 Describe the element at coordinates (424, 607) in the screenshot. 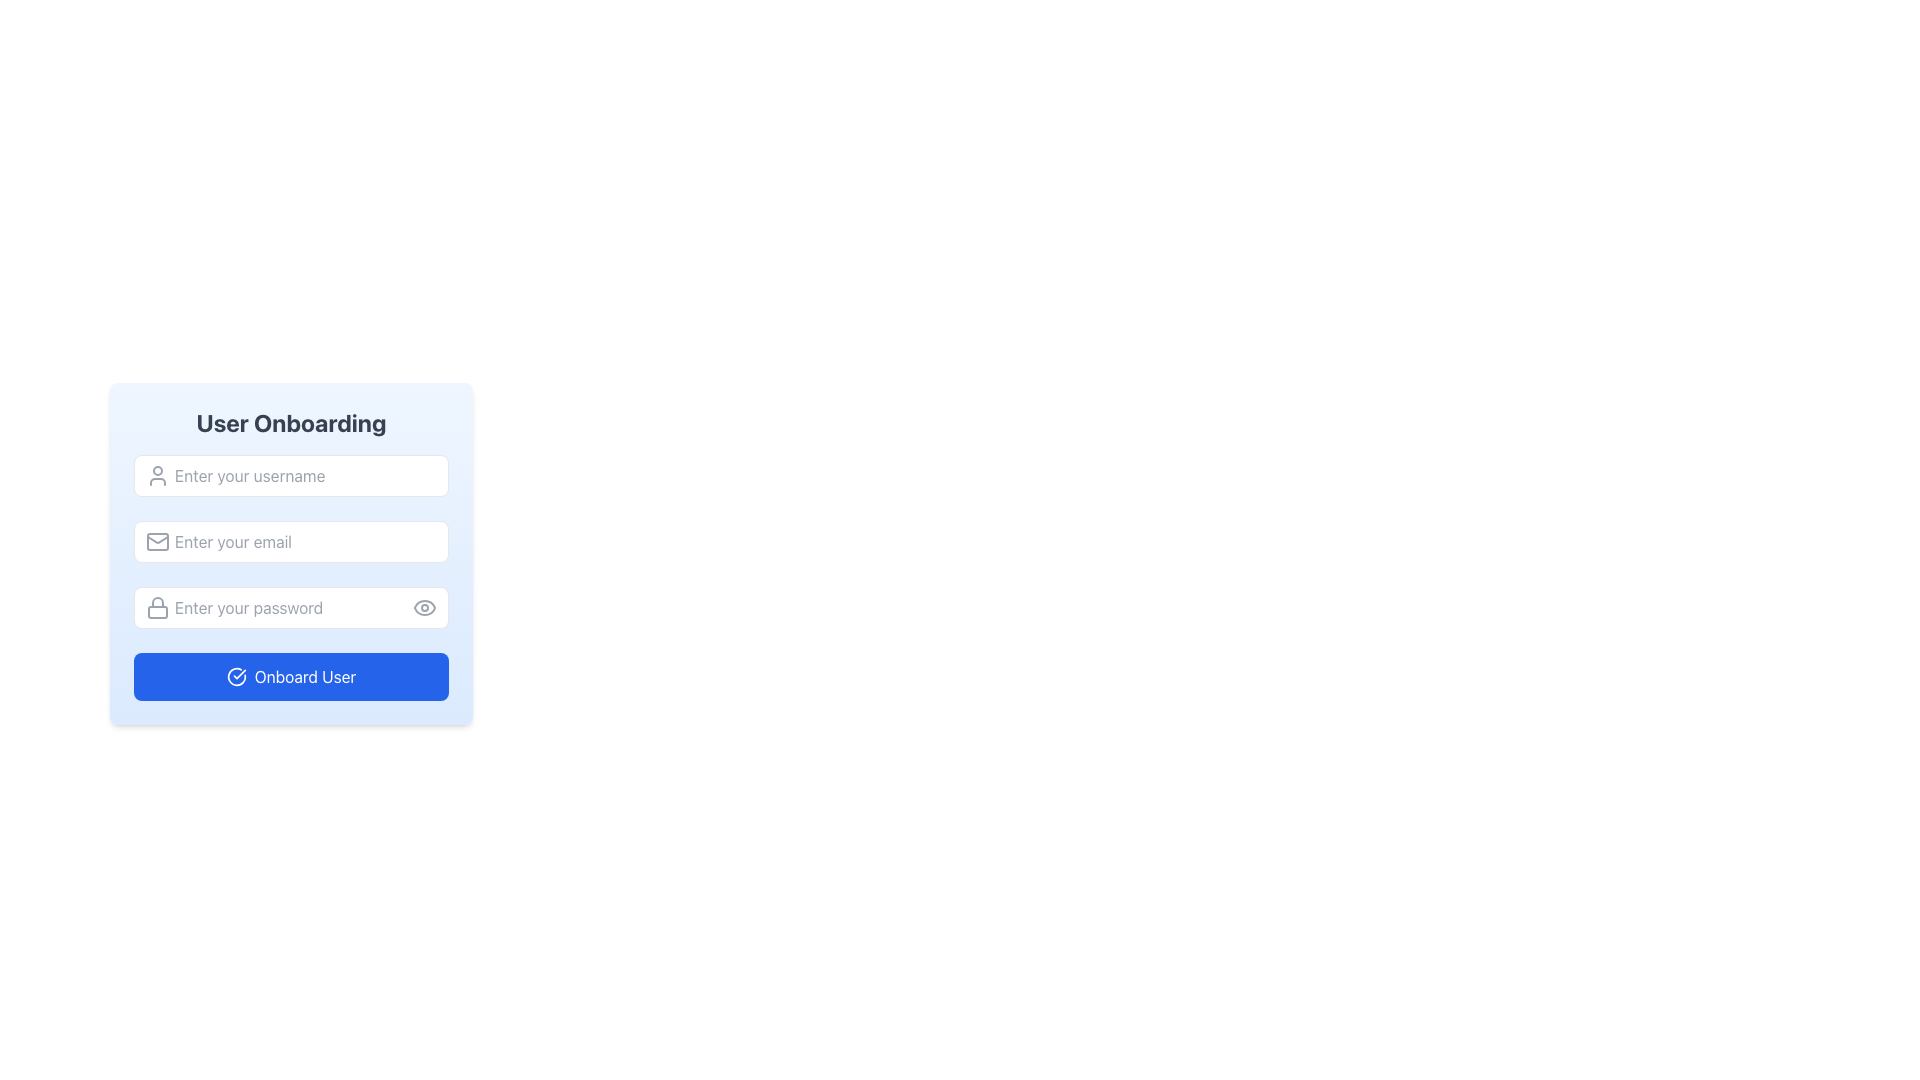

I see `the eye icon button, which is minimalistic with thin strokes and light gray color` at that location.